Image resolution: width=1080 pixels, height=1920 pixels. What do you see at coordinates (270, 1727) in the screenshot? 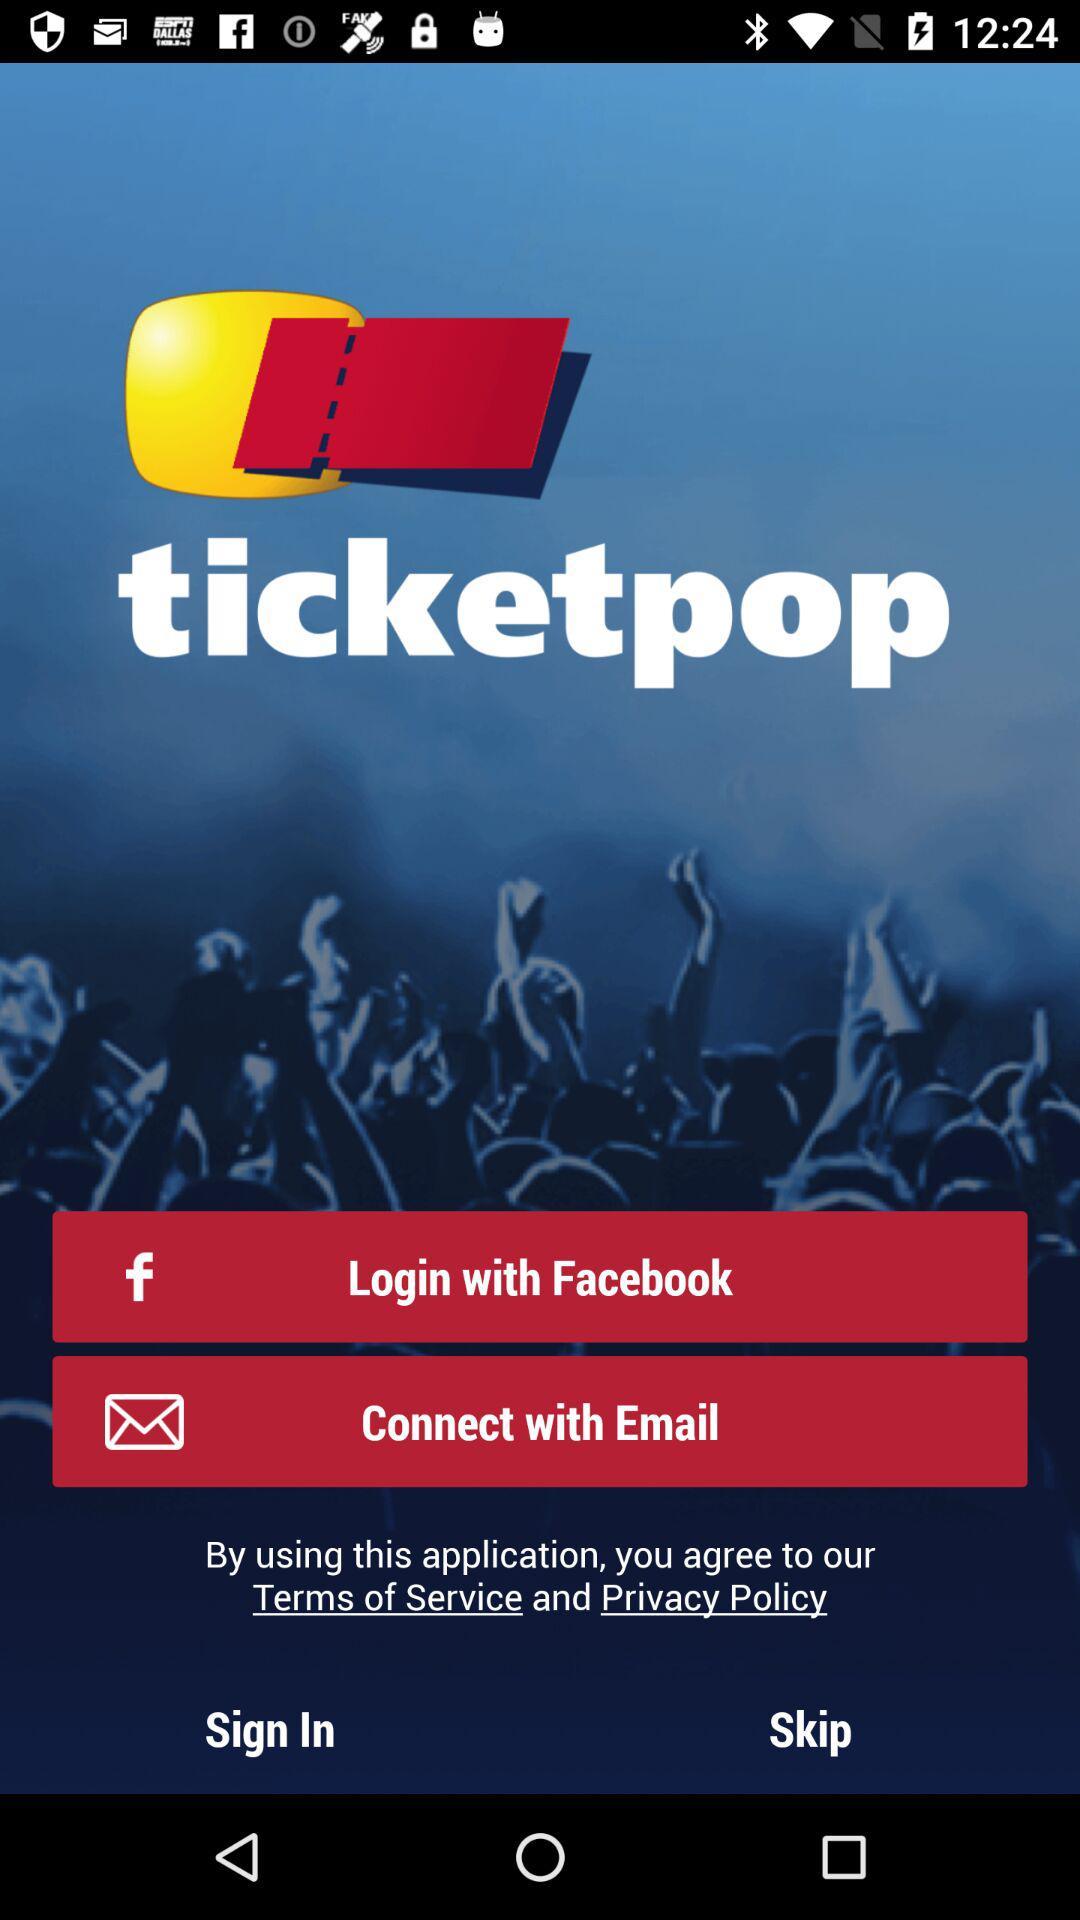
I see `the icon below the by using this` at bounding box center [270, 1727].